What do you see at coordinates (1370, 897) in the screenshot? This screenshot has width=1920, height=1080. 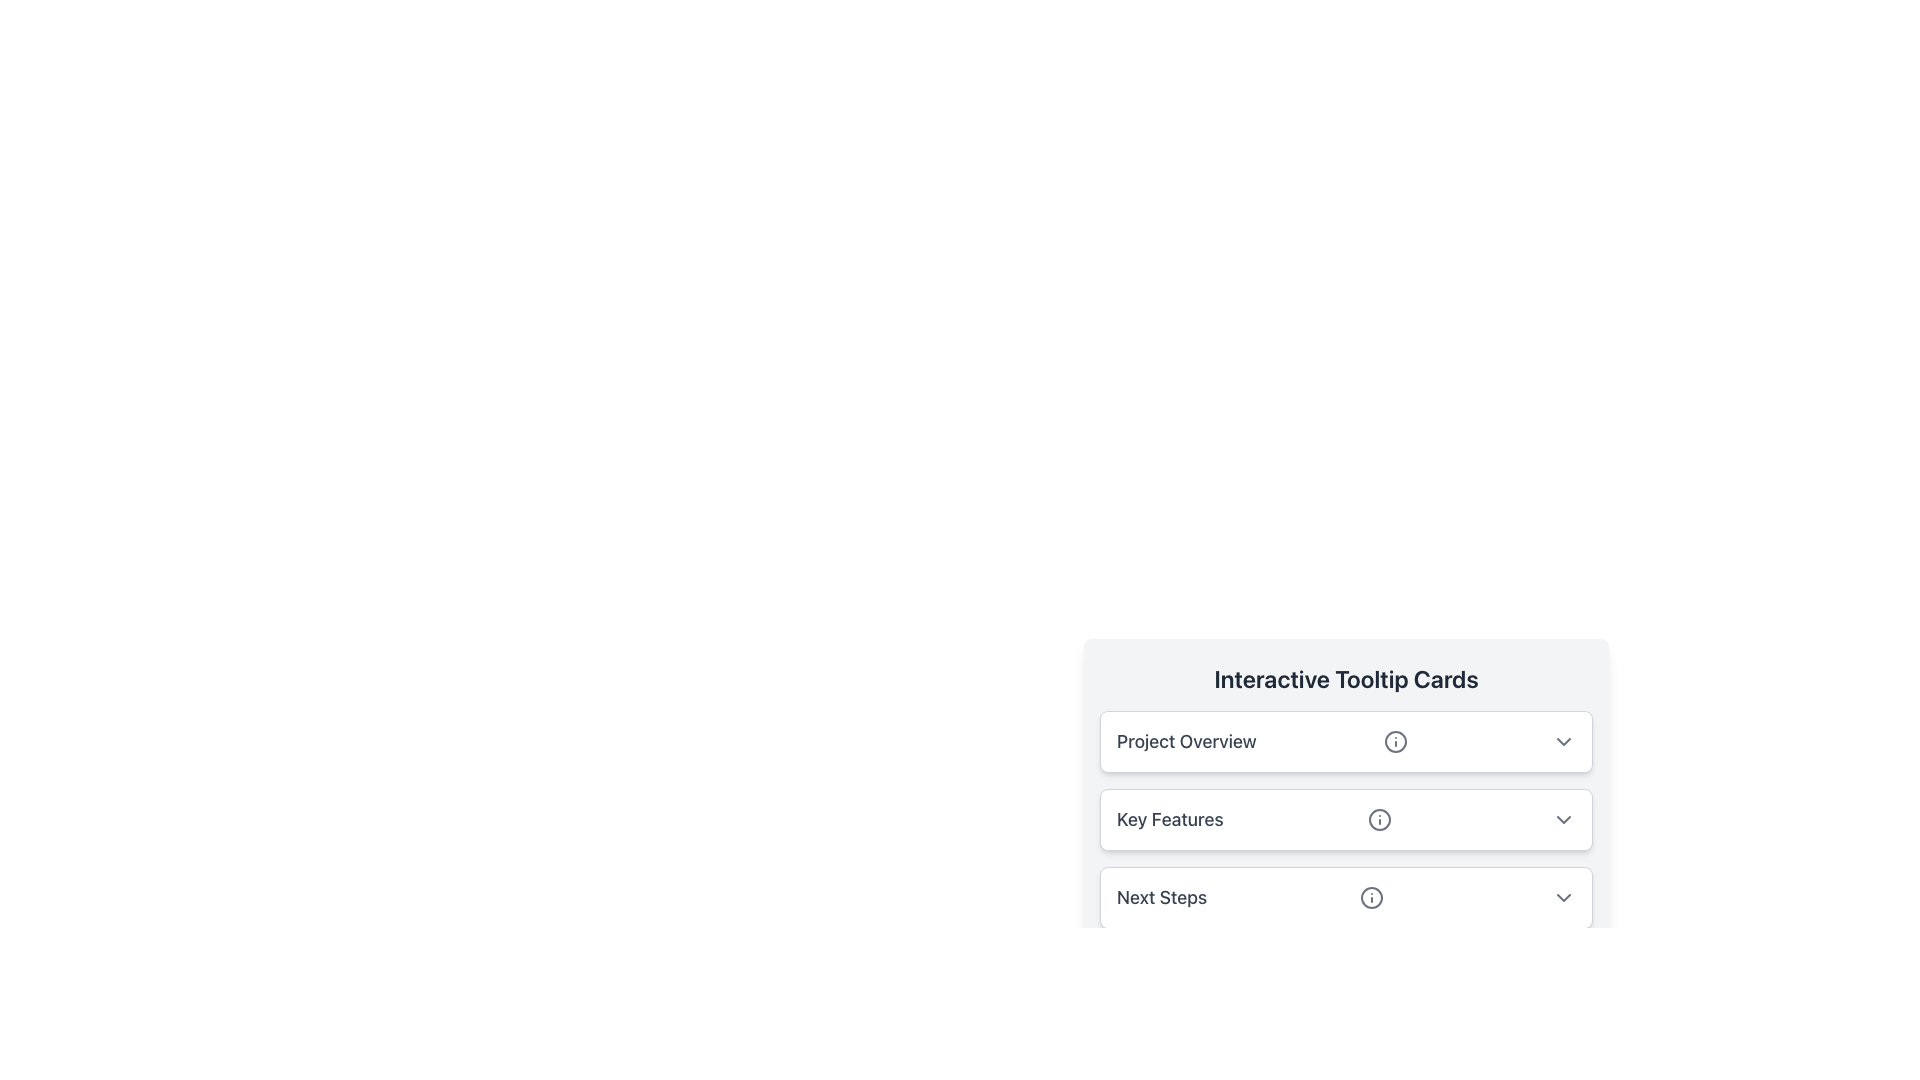 I see `the icon button that displays additional information about the 'Next Steps' section, located to the left of the chevron icon` at bounding box center [1370, 897].